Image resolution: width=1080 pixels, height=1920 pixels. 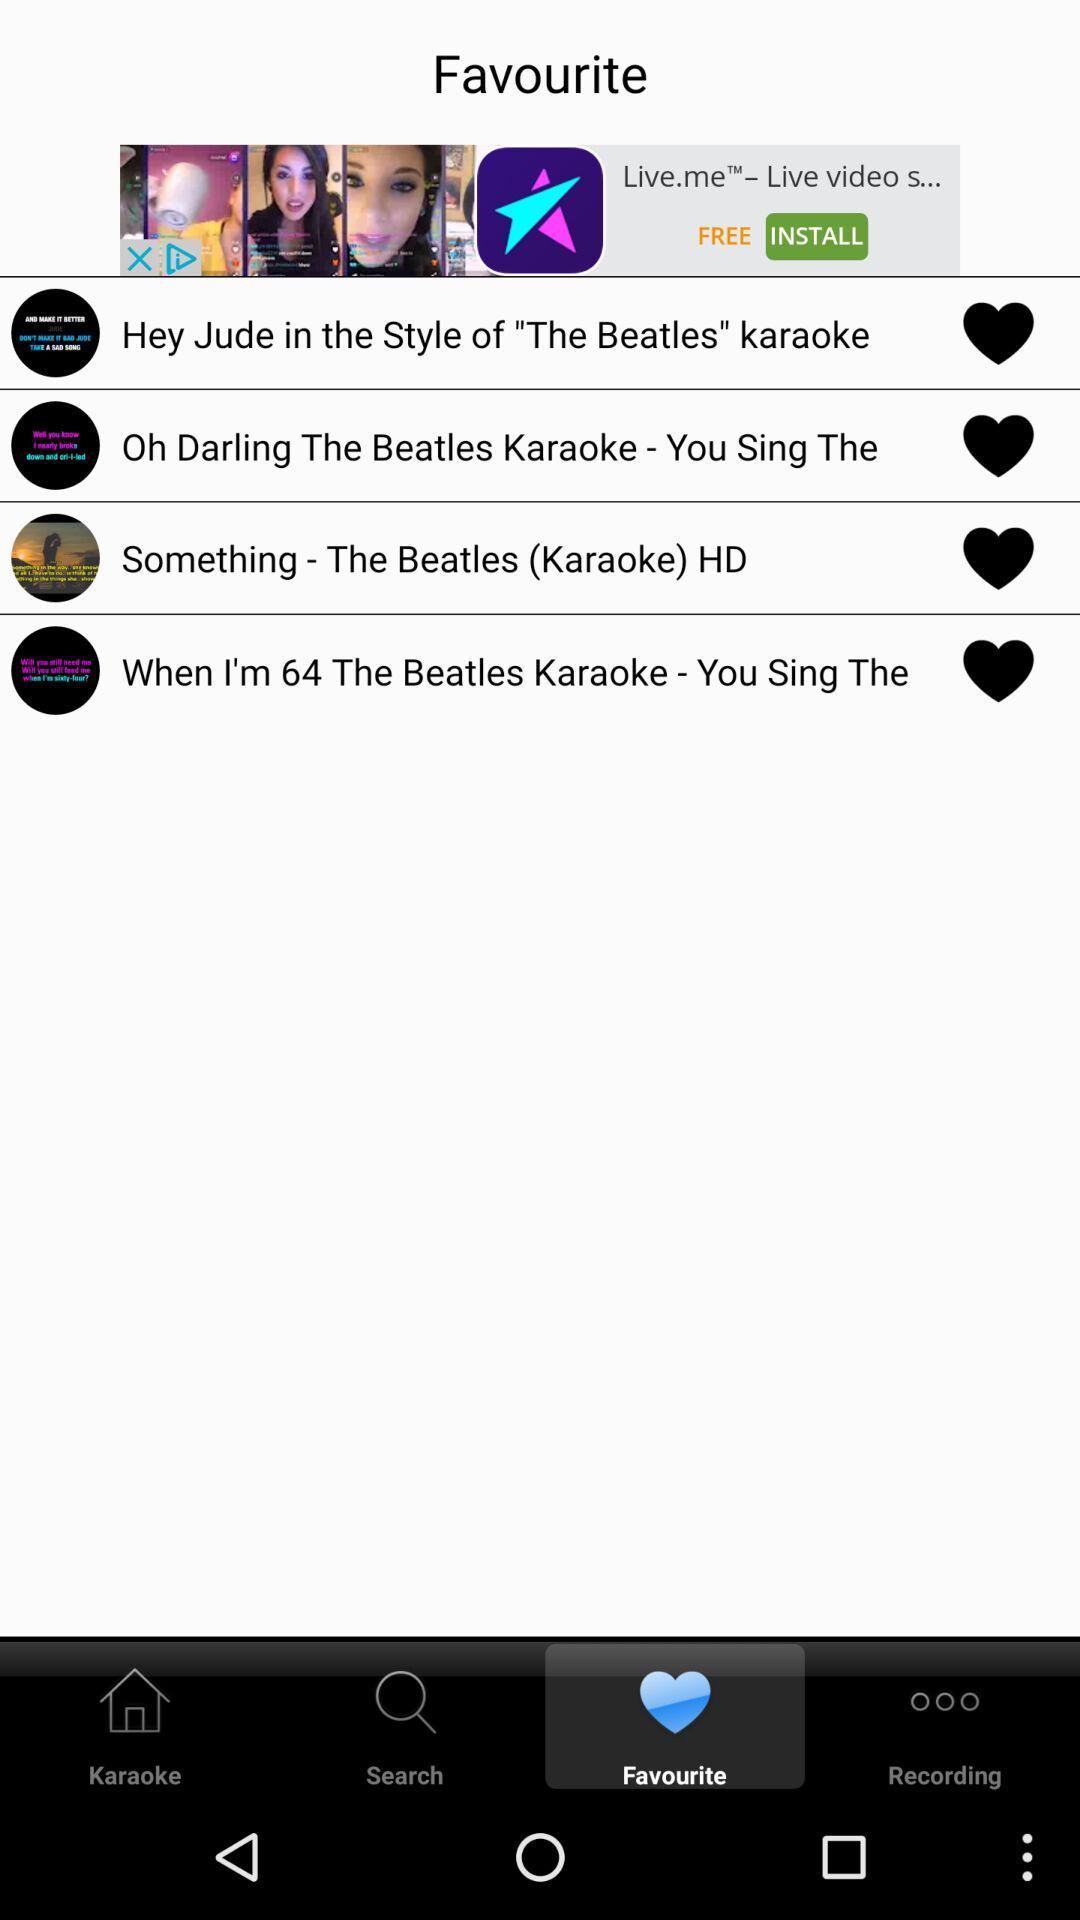 What do you see at coordinates (998, 557) in the screenshot?
I see `the third black heart` at bounding box center [998, 557].